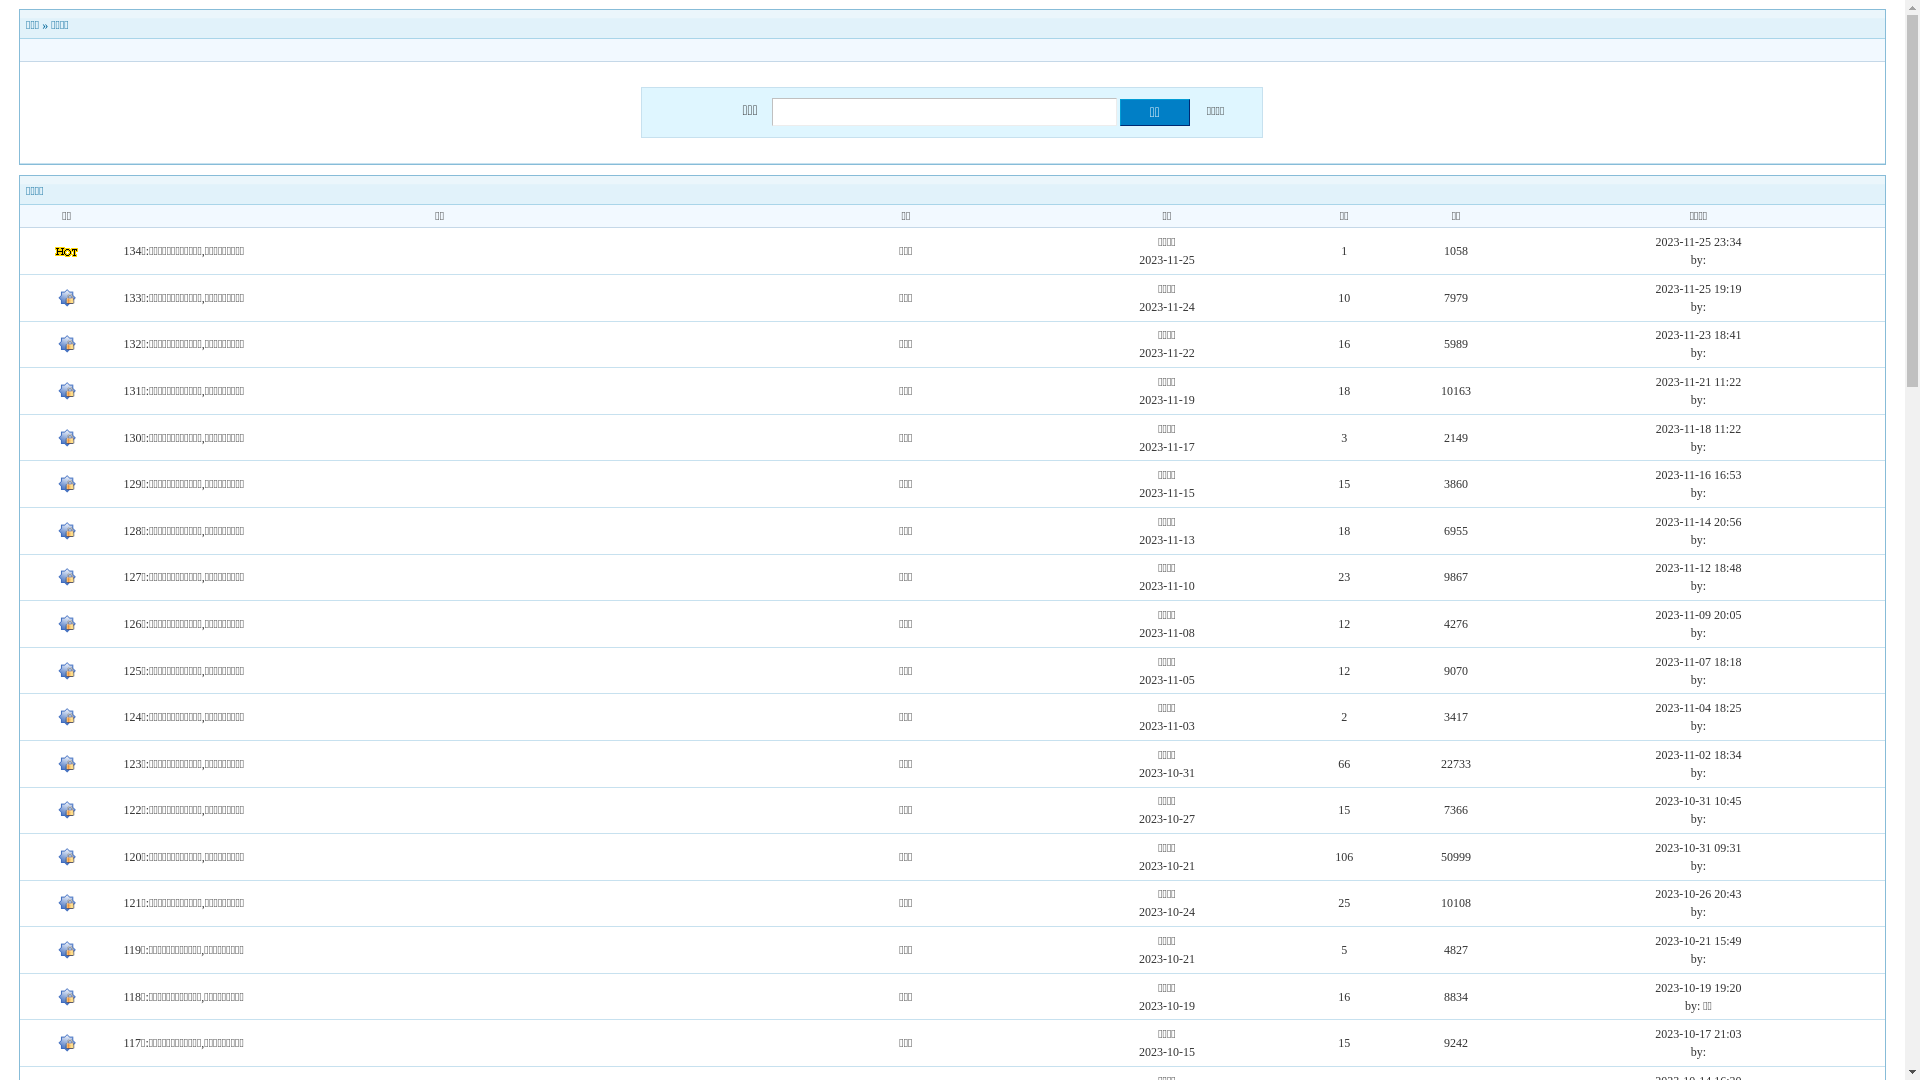 This screenshot has height=1080, width=1920. Describe the element at coordinates (1697, 848) in the screenshot. I see `'2023-10-31 09:31'` at that location.